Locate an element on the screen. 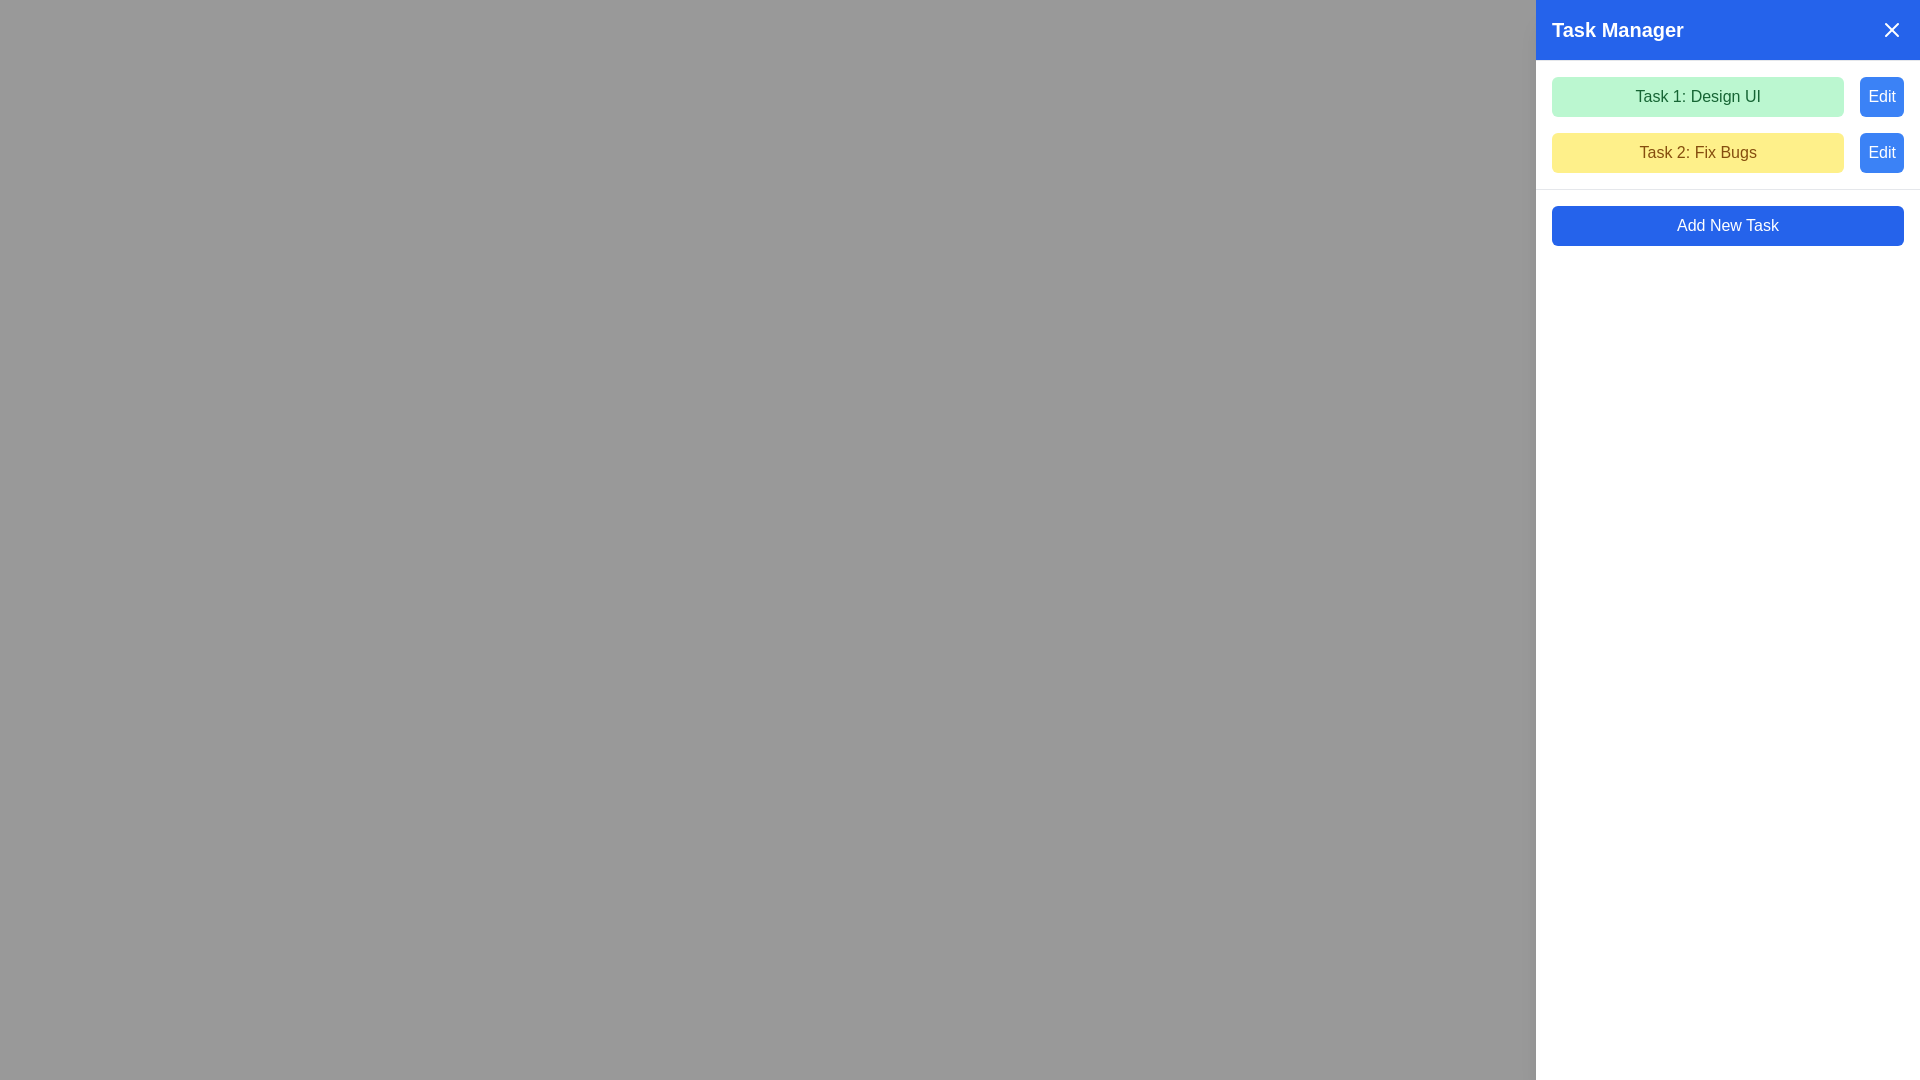 Image resolution: width=1920 pixels, height=1080 pixels. the Task item with text and 'Edit' button, positioned at the top of the task list is located at coordinates (1727, 96).